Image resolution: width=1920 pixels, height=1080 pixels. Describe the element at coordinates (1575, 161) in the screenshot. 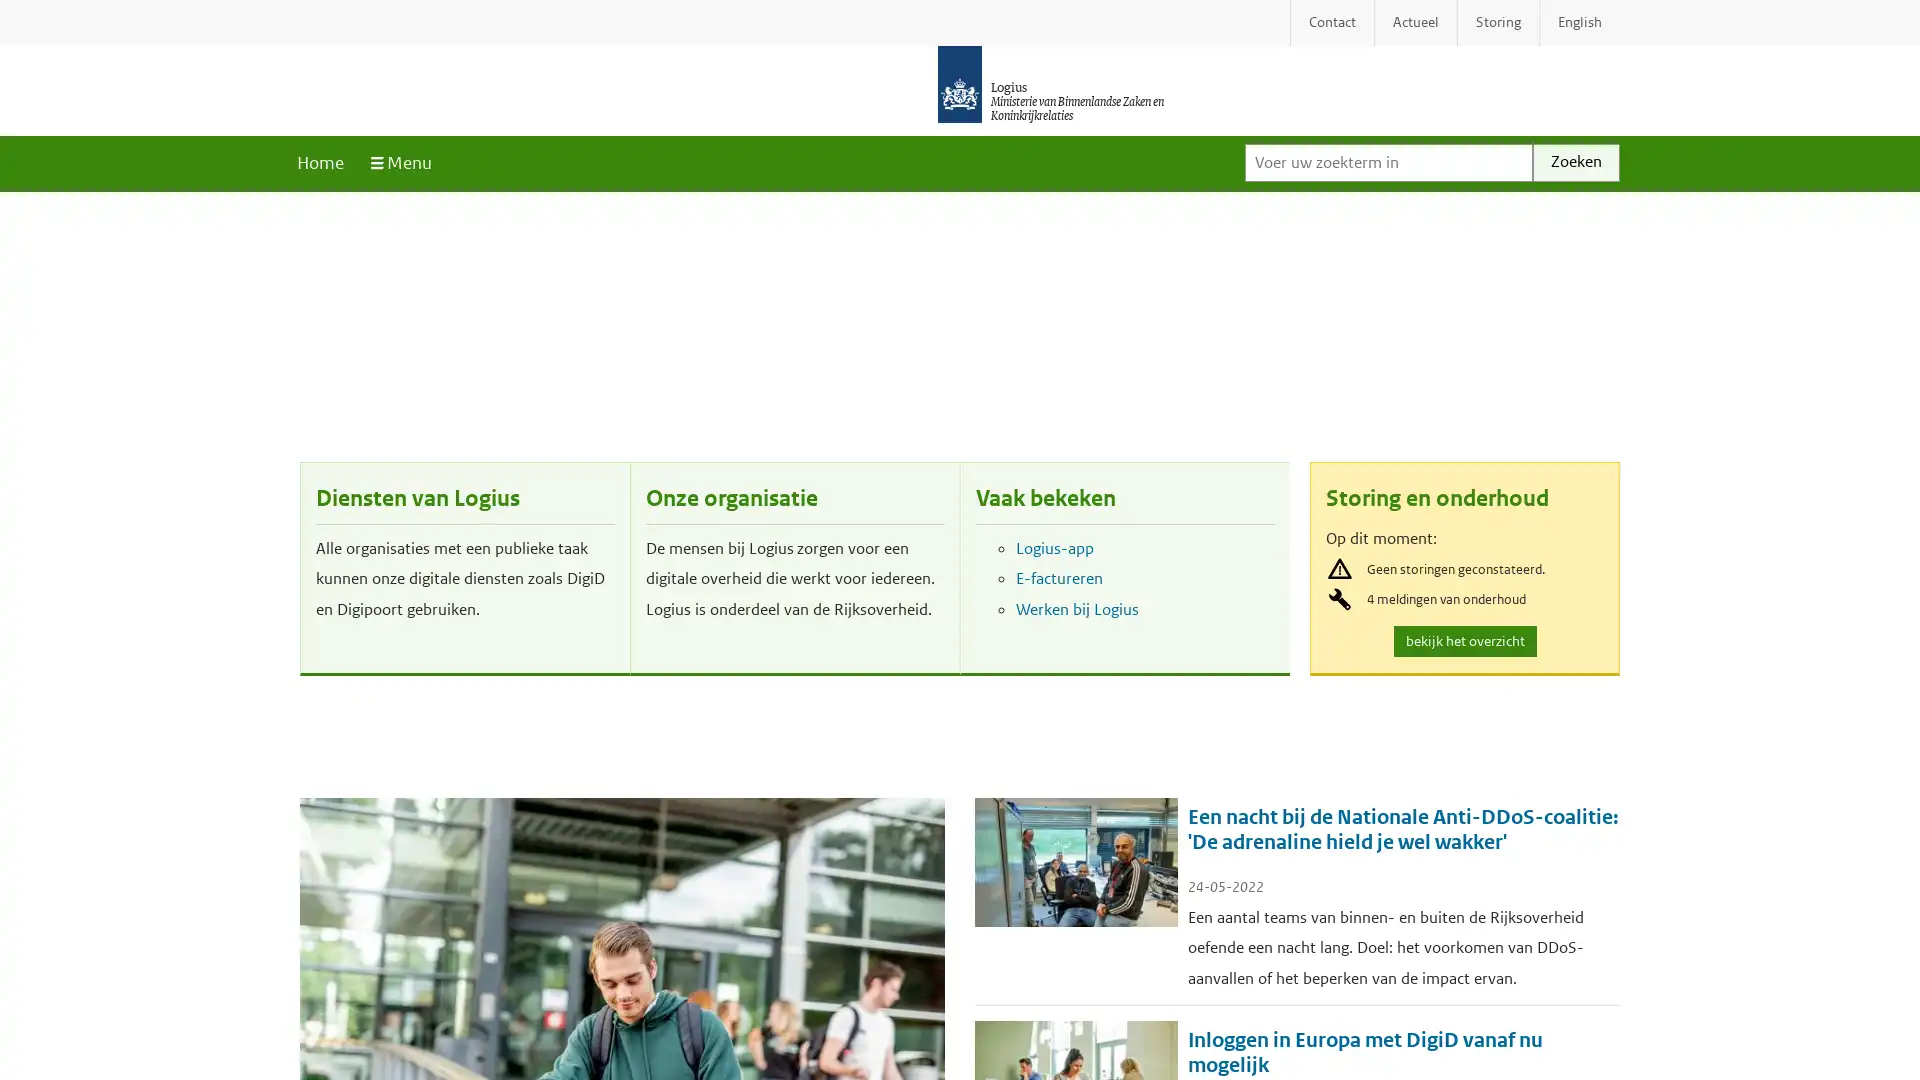

I see `Zoeken` at that location.